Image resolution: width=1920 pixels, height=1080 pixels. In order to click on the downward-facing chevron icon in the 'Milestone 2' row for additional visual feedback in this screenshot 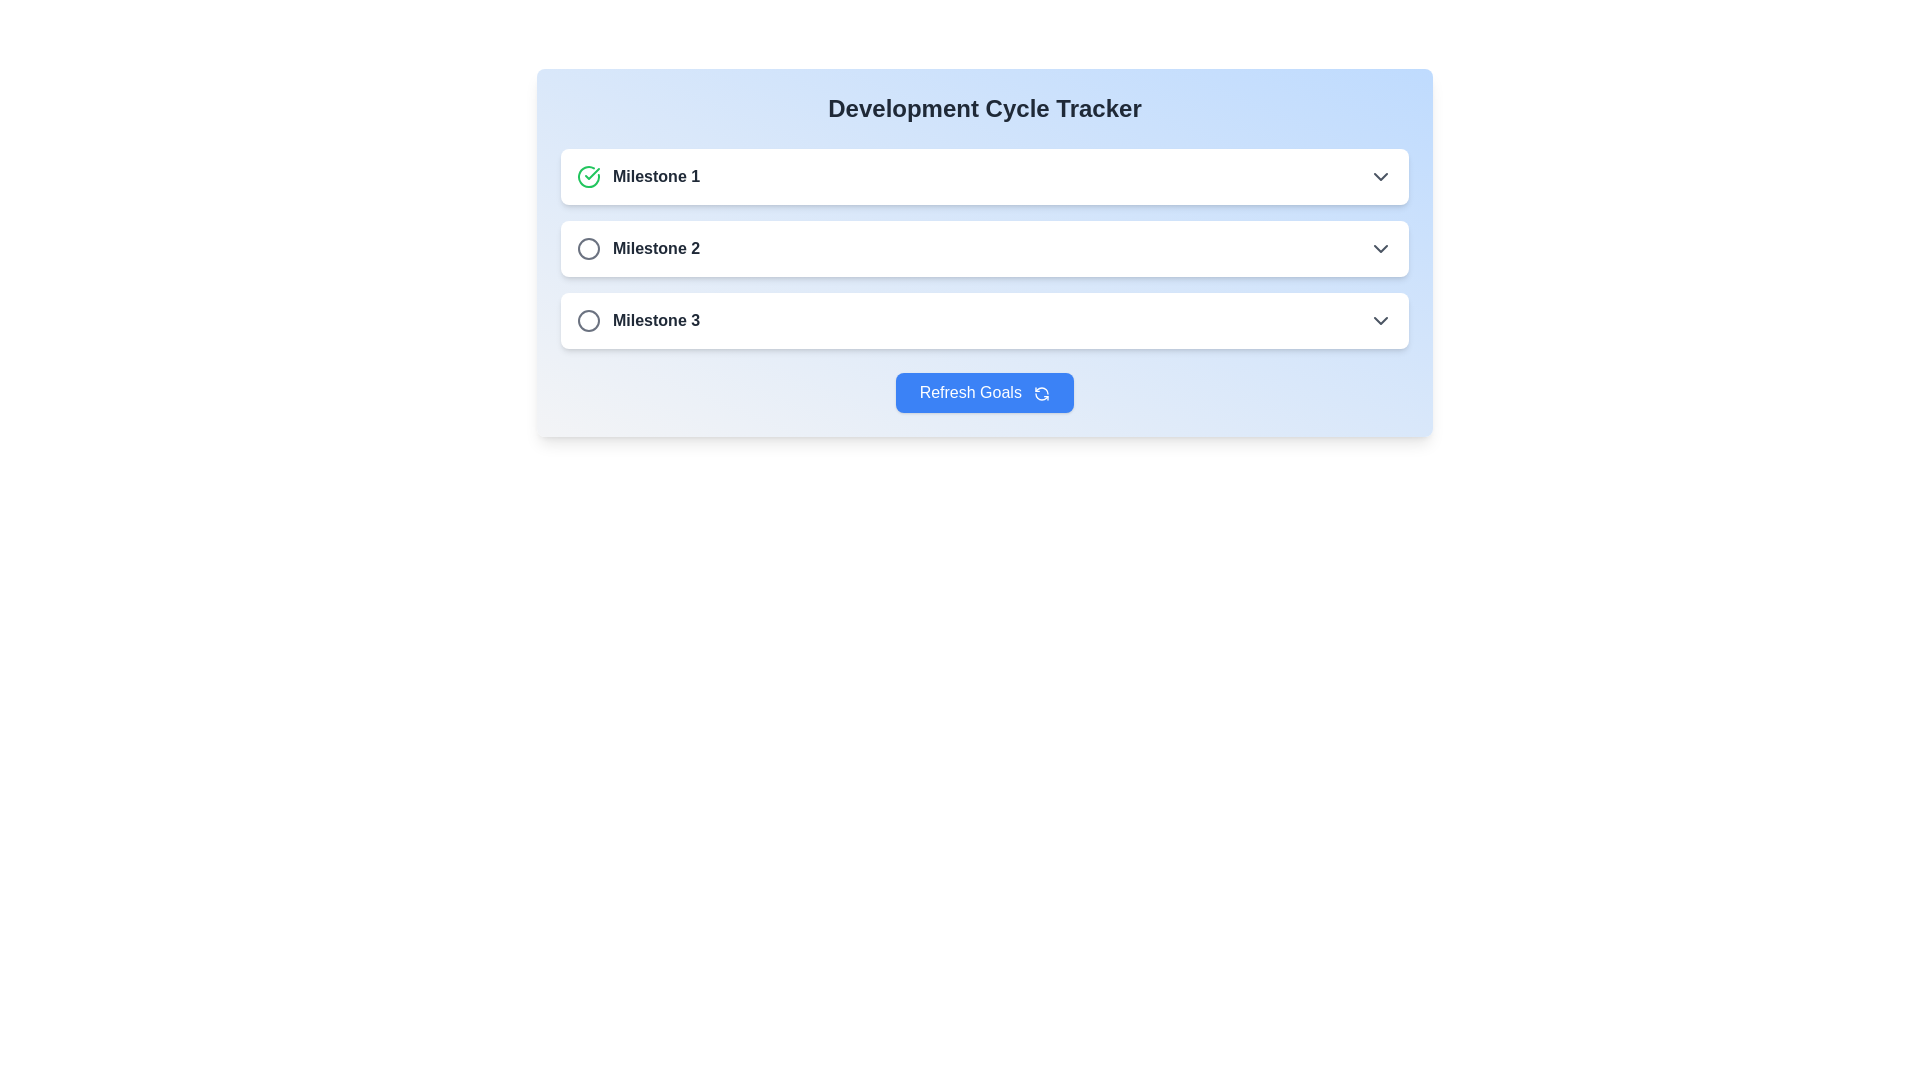, I will do `click(1380, 248)`.